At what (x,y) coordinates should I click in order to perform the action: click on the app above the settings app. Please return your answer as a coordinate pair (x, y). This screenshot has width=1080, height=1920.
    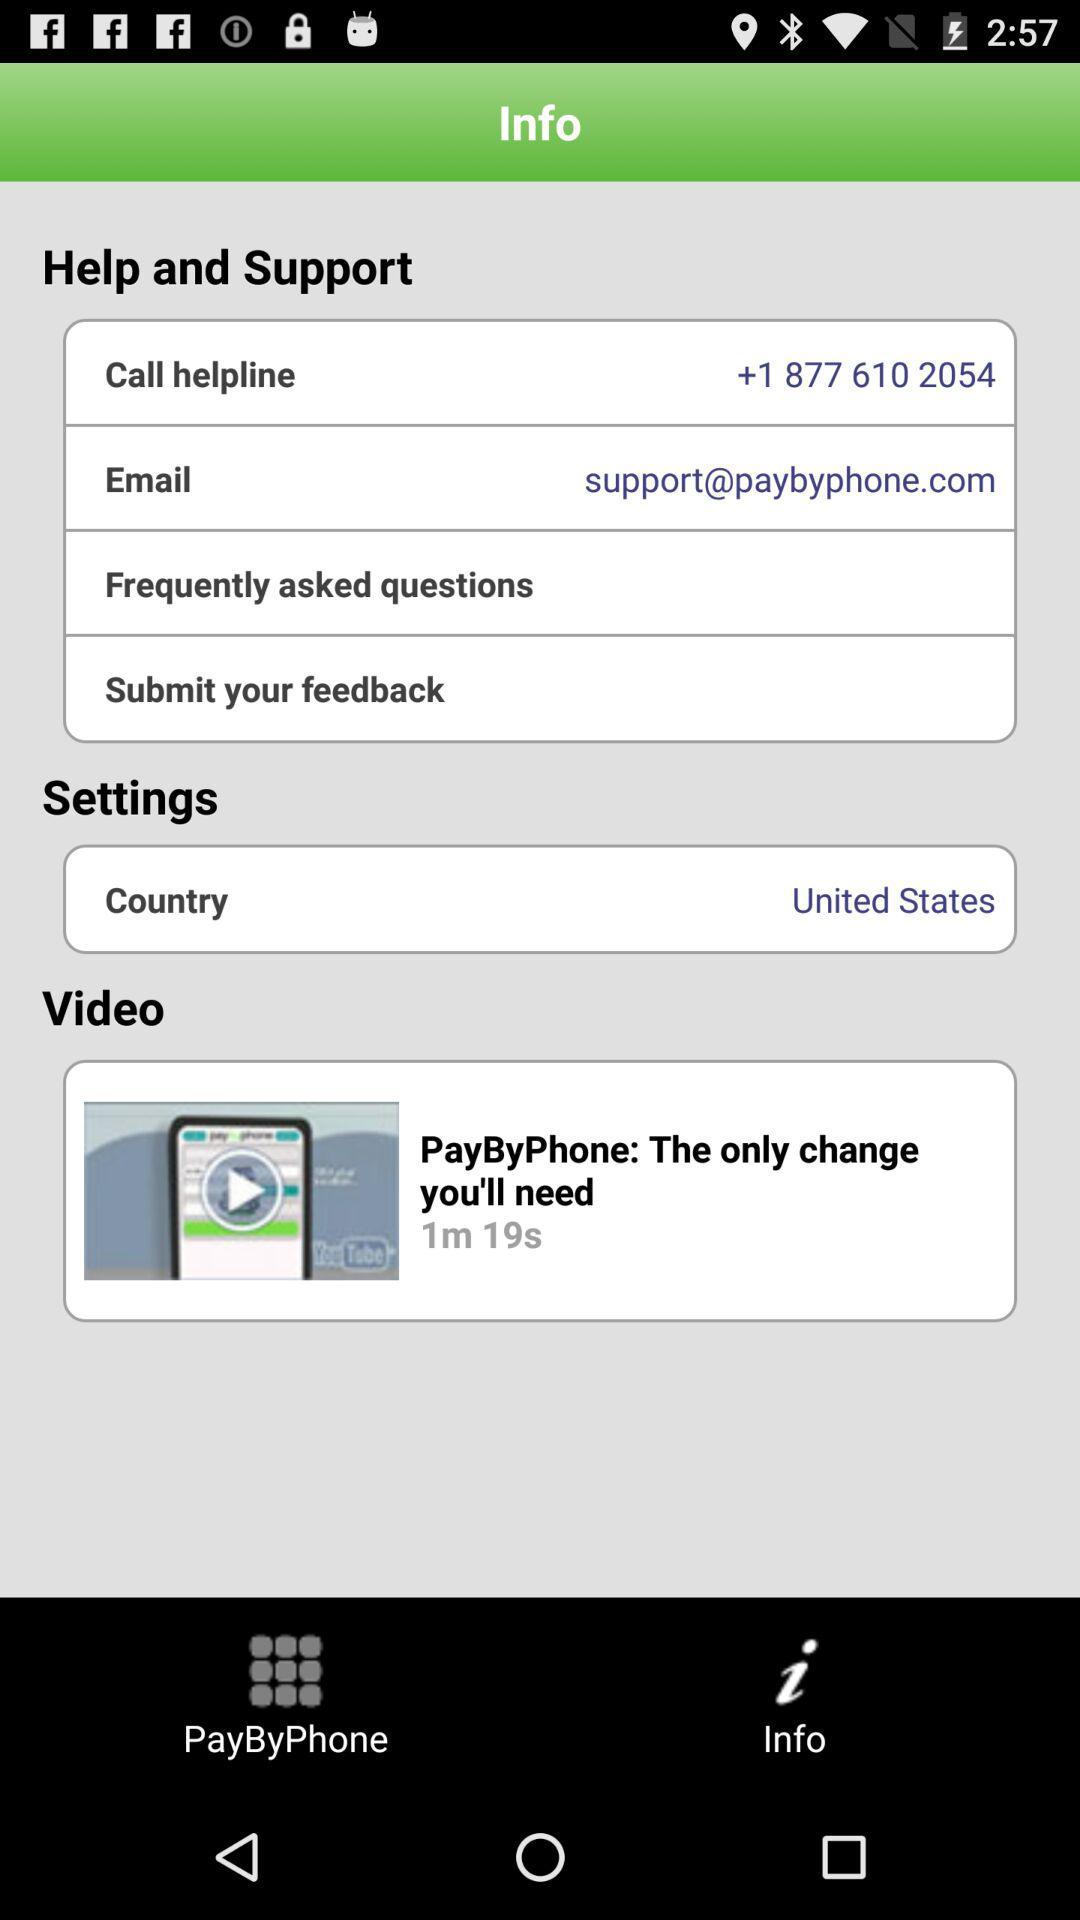
    Looking at the image, I should click on (540, 582).